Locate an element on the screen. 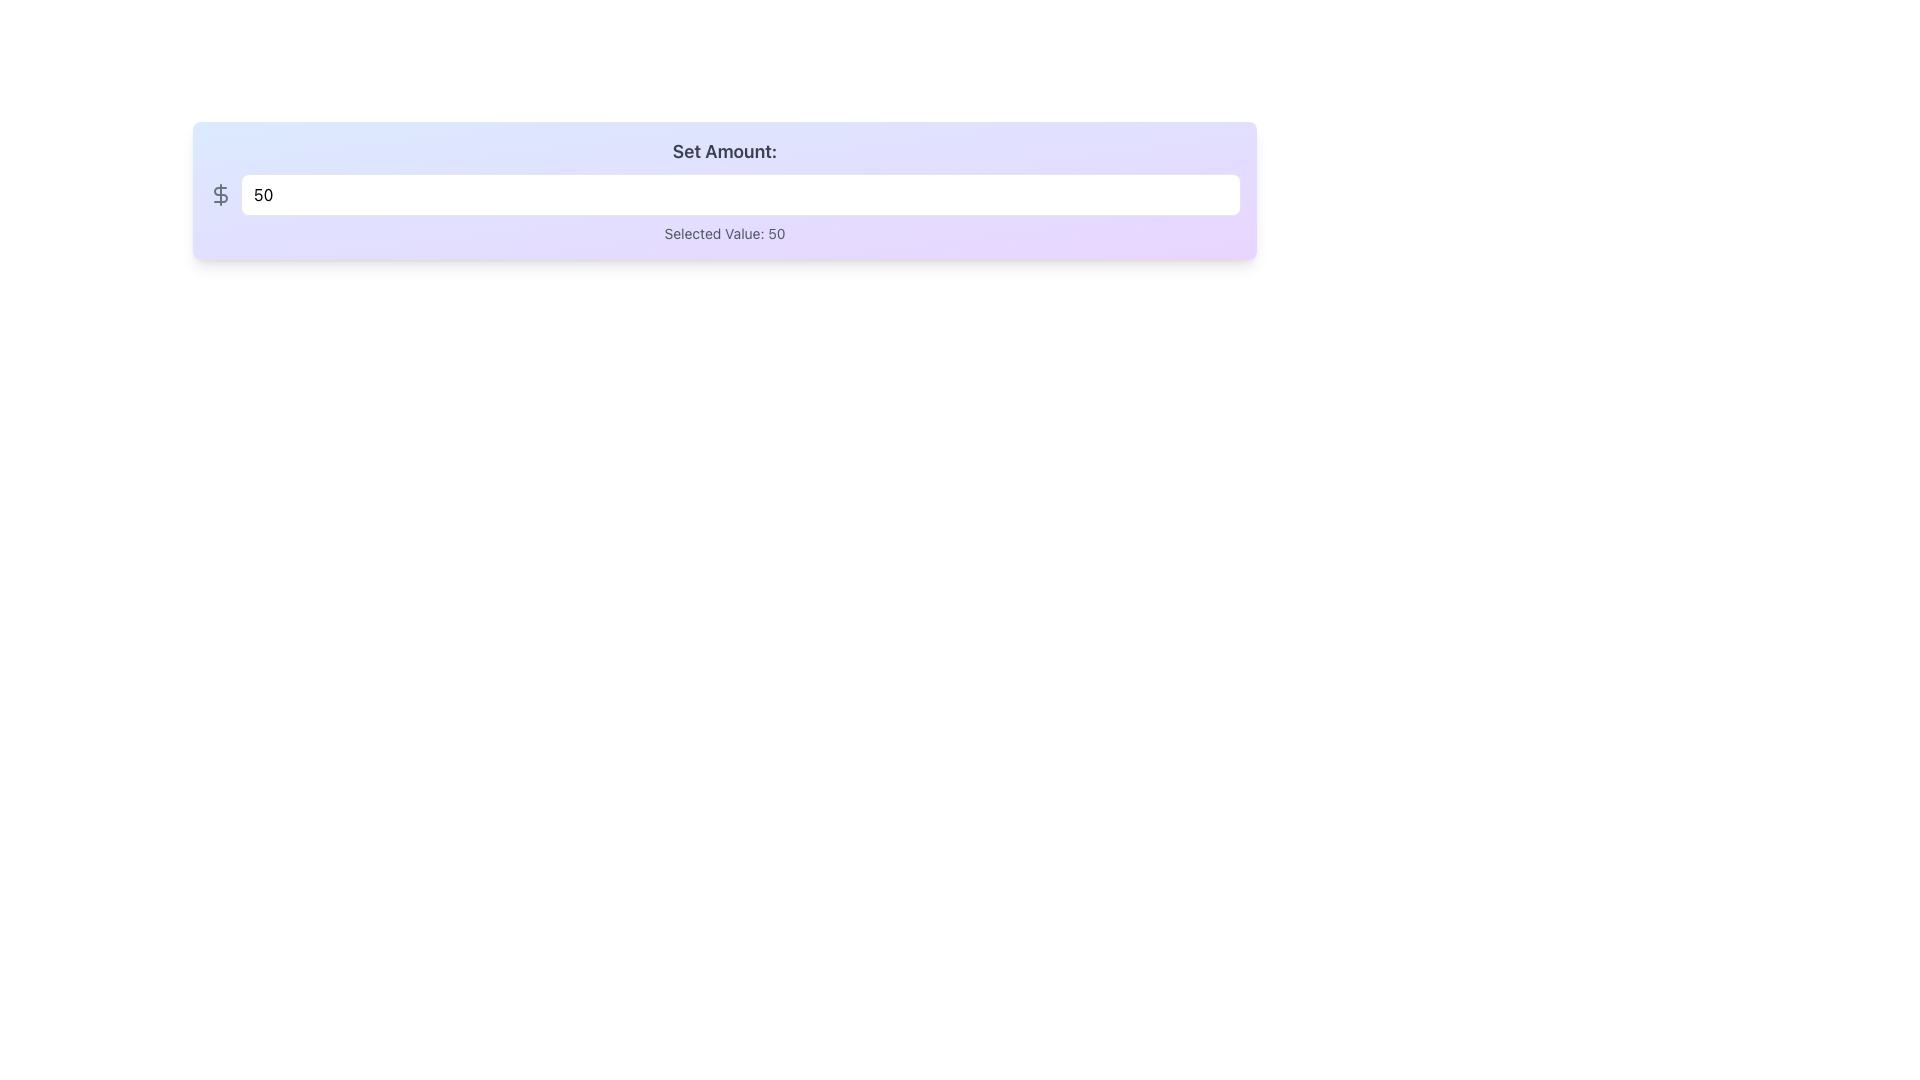 Image resolution: width=1920 pixels, height=1080 pixels. the Number Input Field that is horizontally aligned, has a light background gradient, rounded corners, and a gray border to focus it for numeric input is located at coordinates (723, 195).